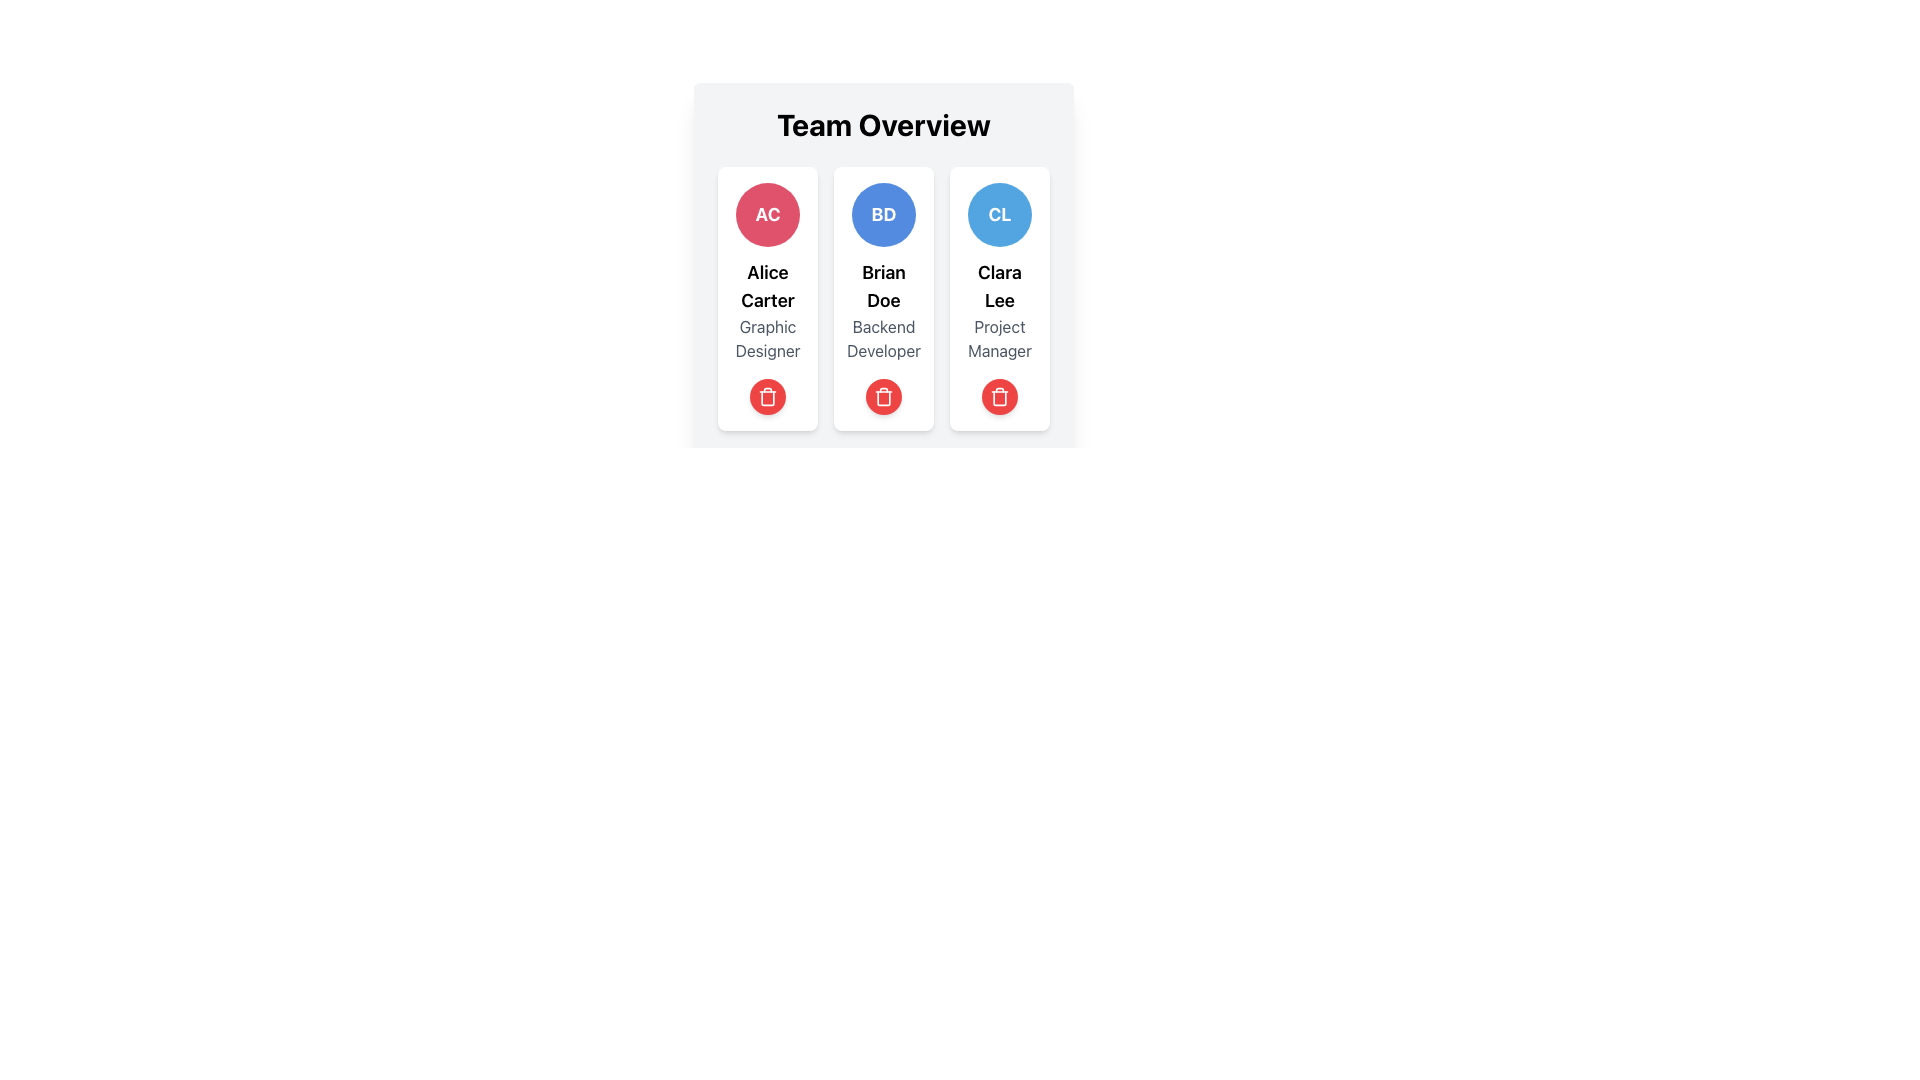 The height and width of the screenshot is (1080, 1920). I want to click on the 'Graphic Designer' label, which is displayed in gray font within the card for 'Alice Carter', located in the second position of a vertical stack, so click(767, 338).